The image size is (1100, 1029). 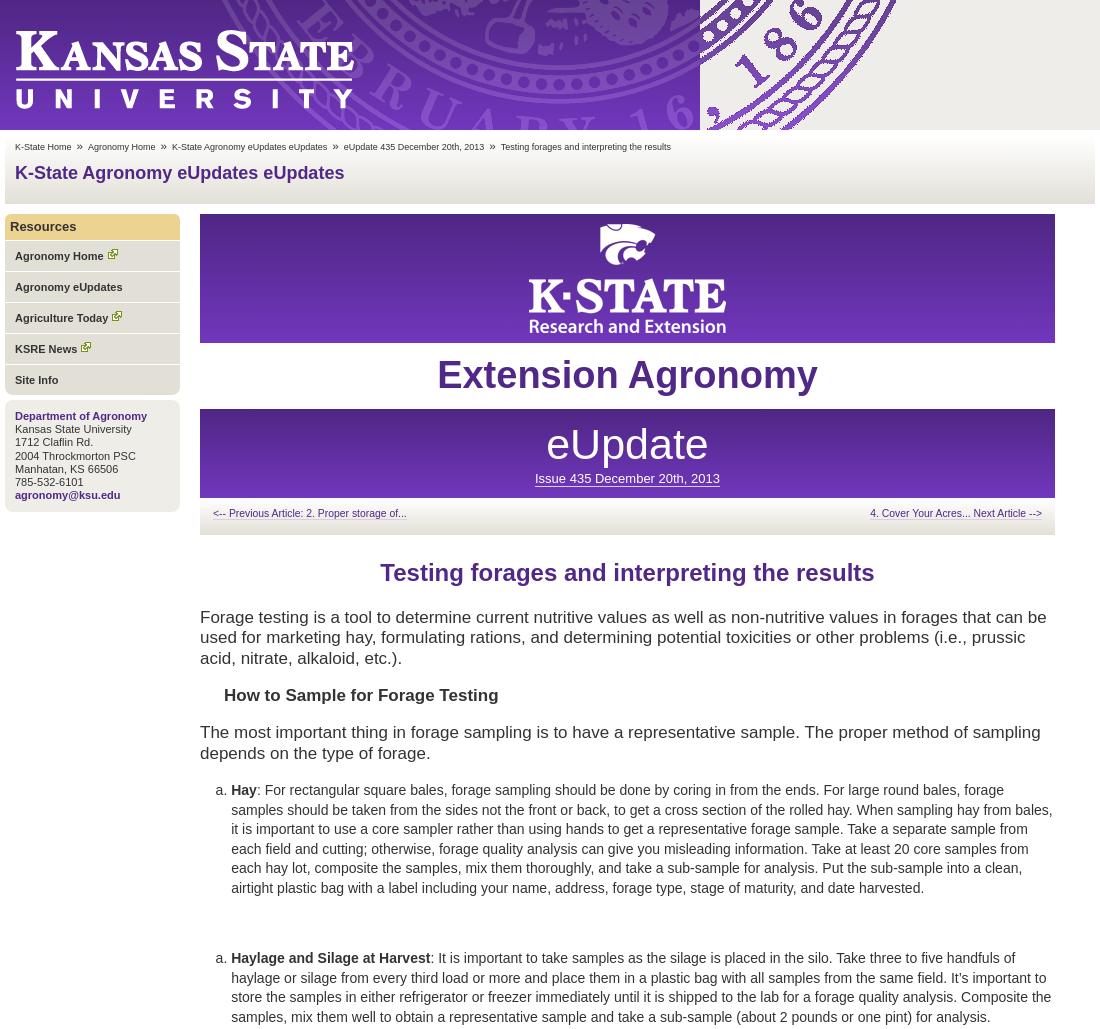 I want to click on 'eUpdate 435 December 20th, 2013', so click(x=341, y=147).